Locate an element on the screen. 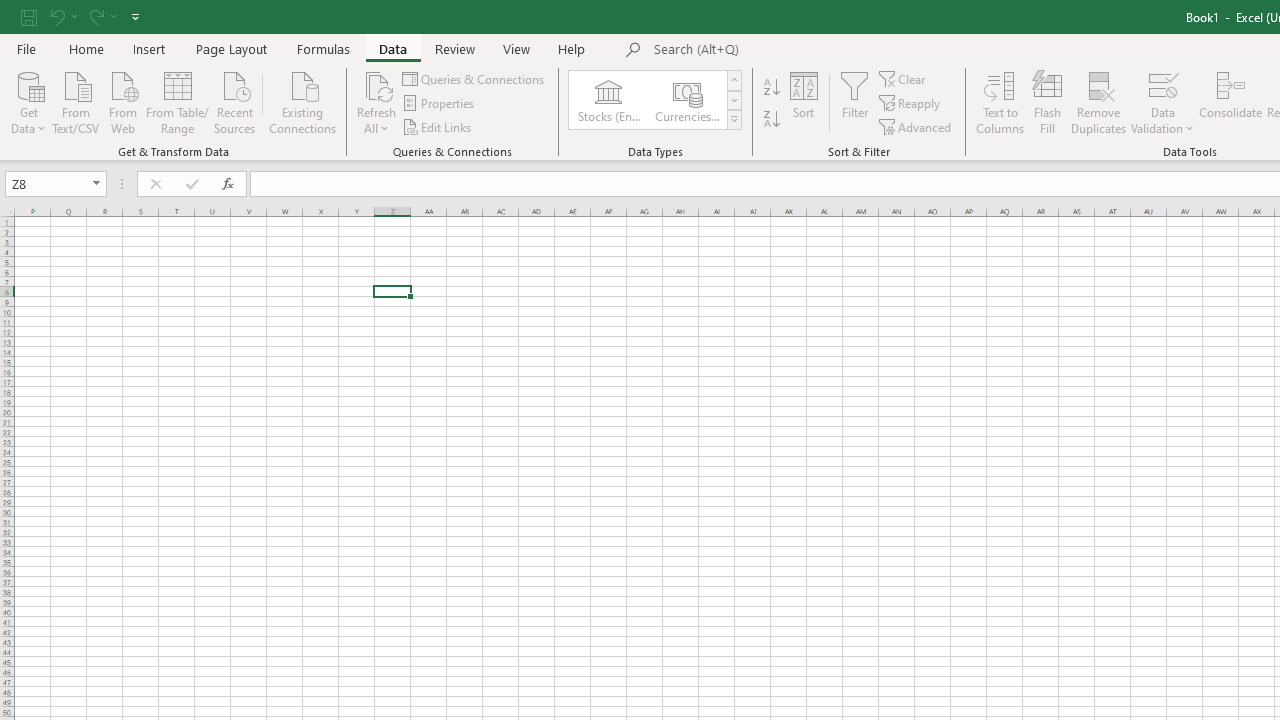 Image resolution: width=1280 pixels, height=720 pixels. 'Existing Connections' is located at coordinates (302, 101).